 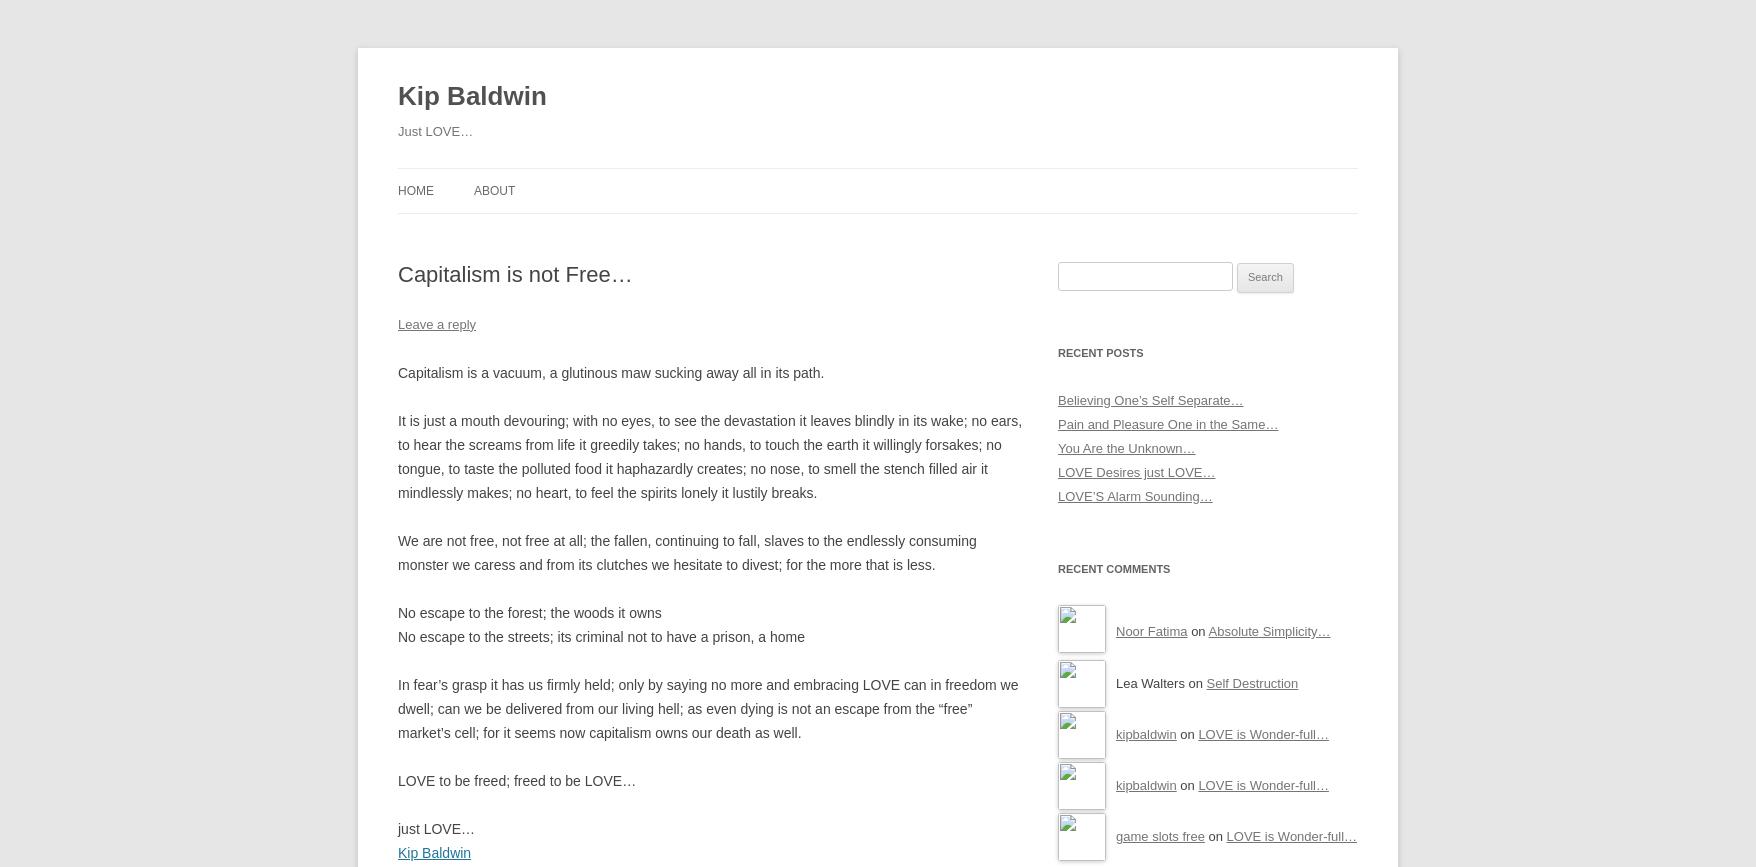 What do you see at coordinates (1135, 495) in the screenshot?
I see `'LOVE’S Alarm Sounding…'` at bounding box center [1135, 495].